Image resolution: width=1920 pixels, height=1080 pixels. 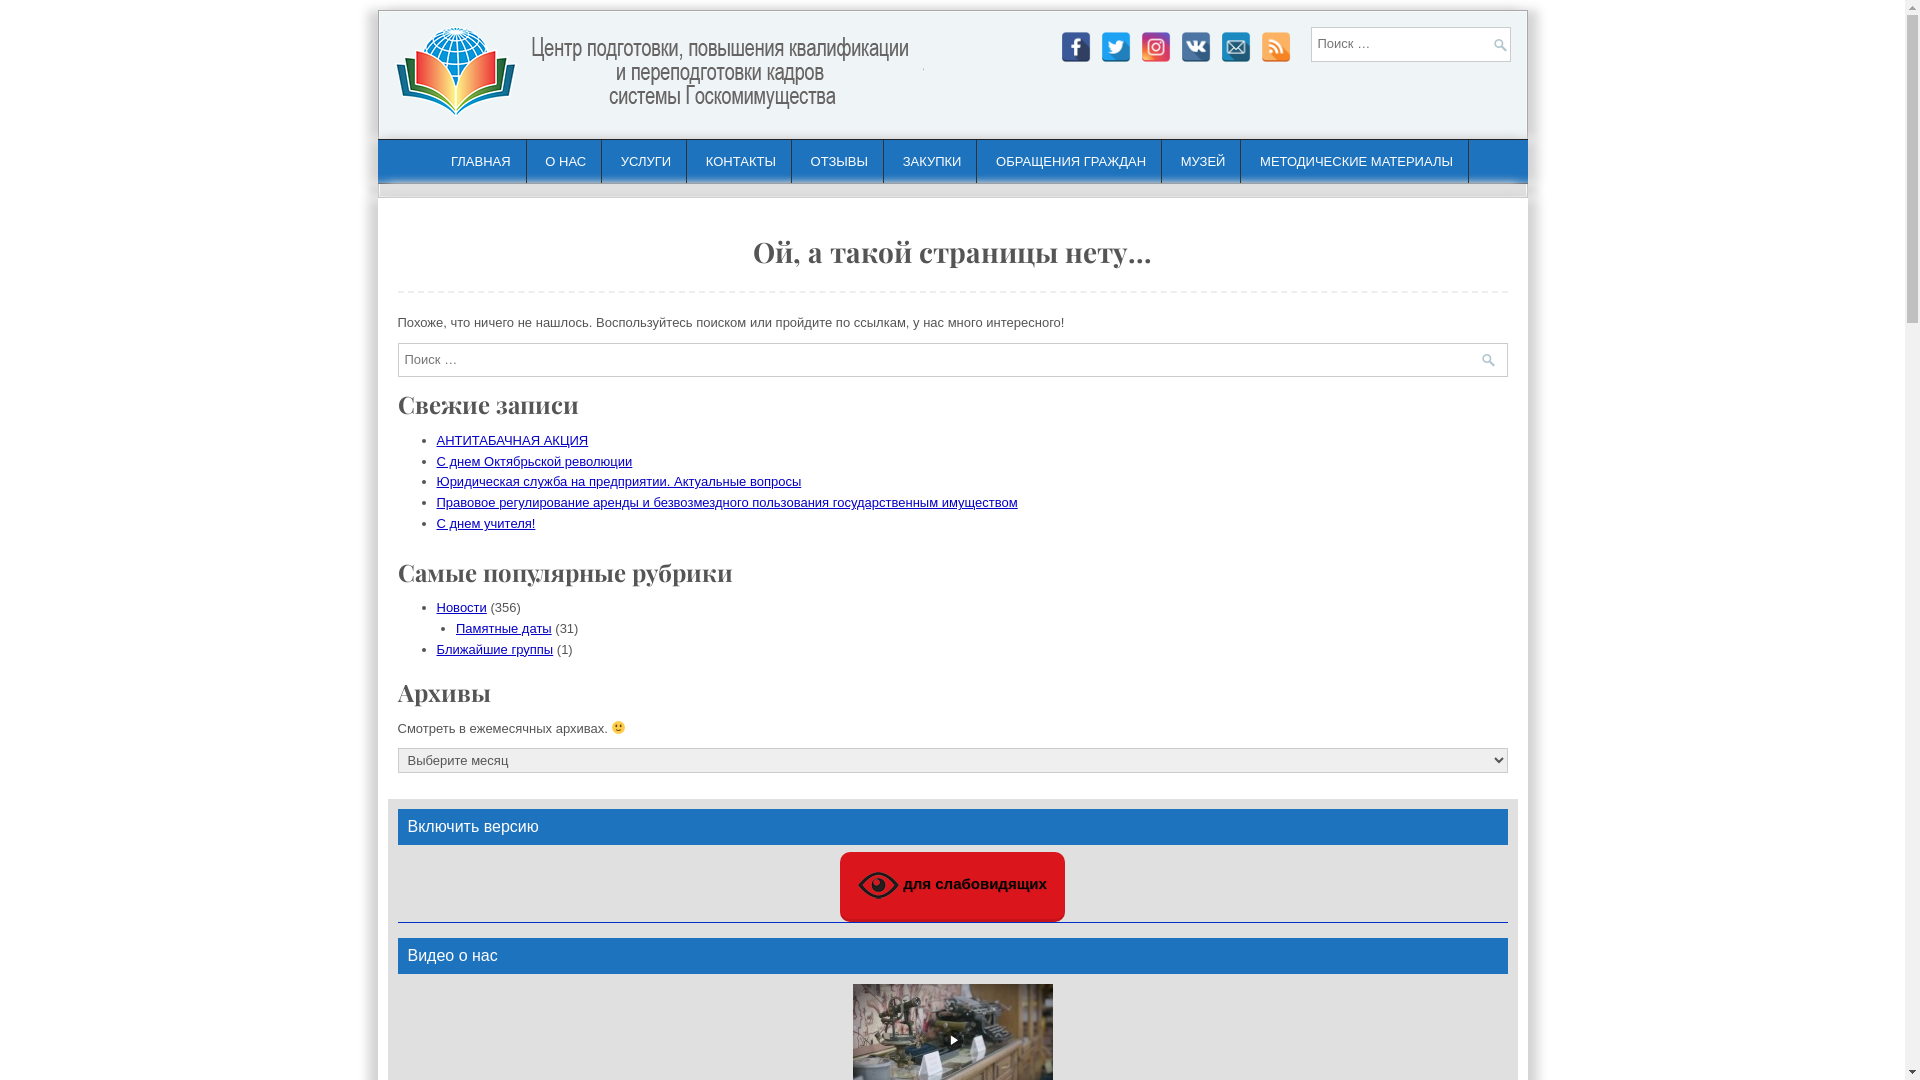 I want to click on 'RSS Feed', so click(x=1274, y=45).